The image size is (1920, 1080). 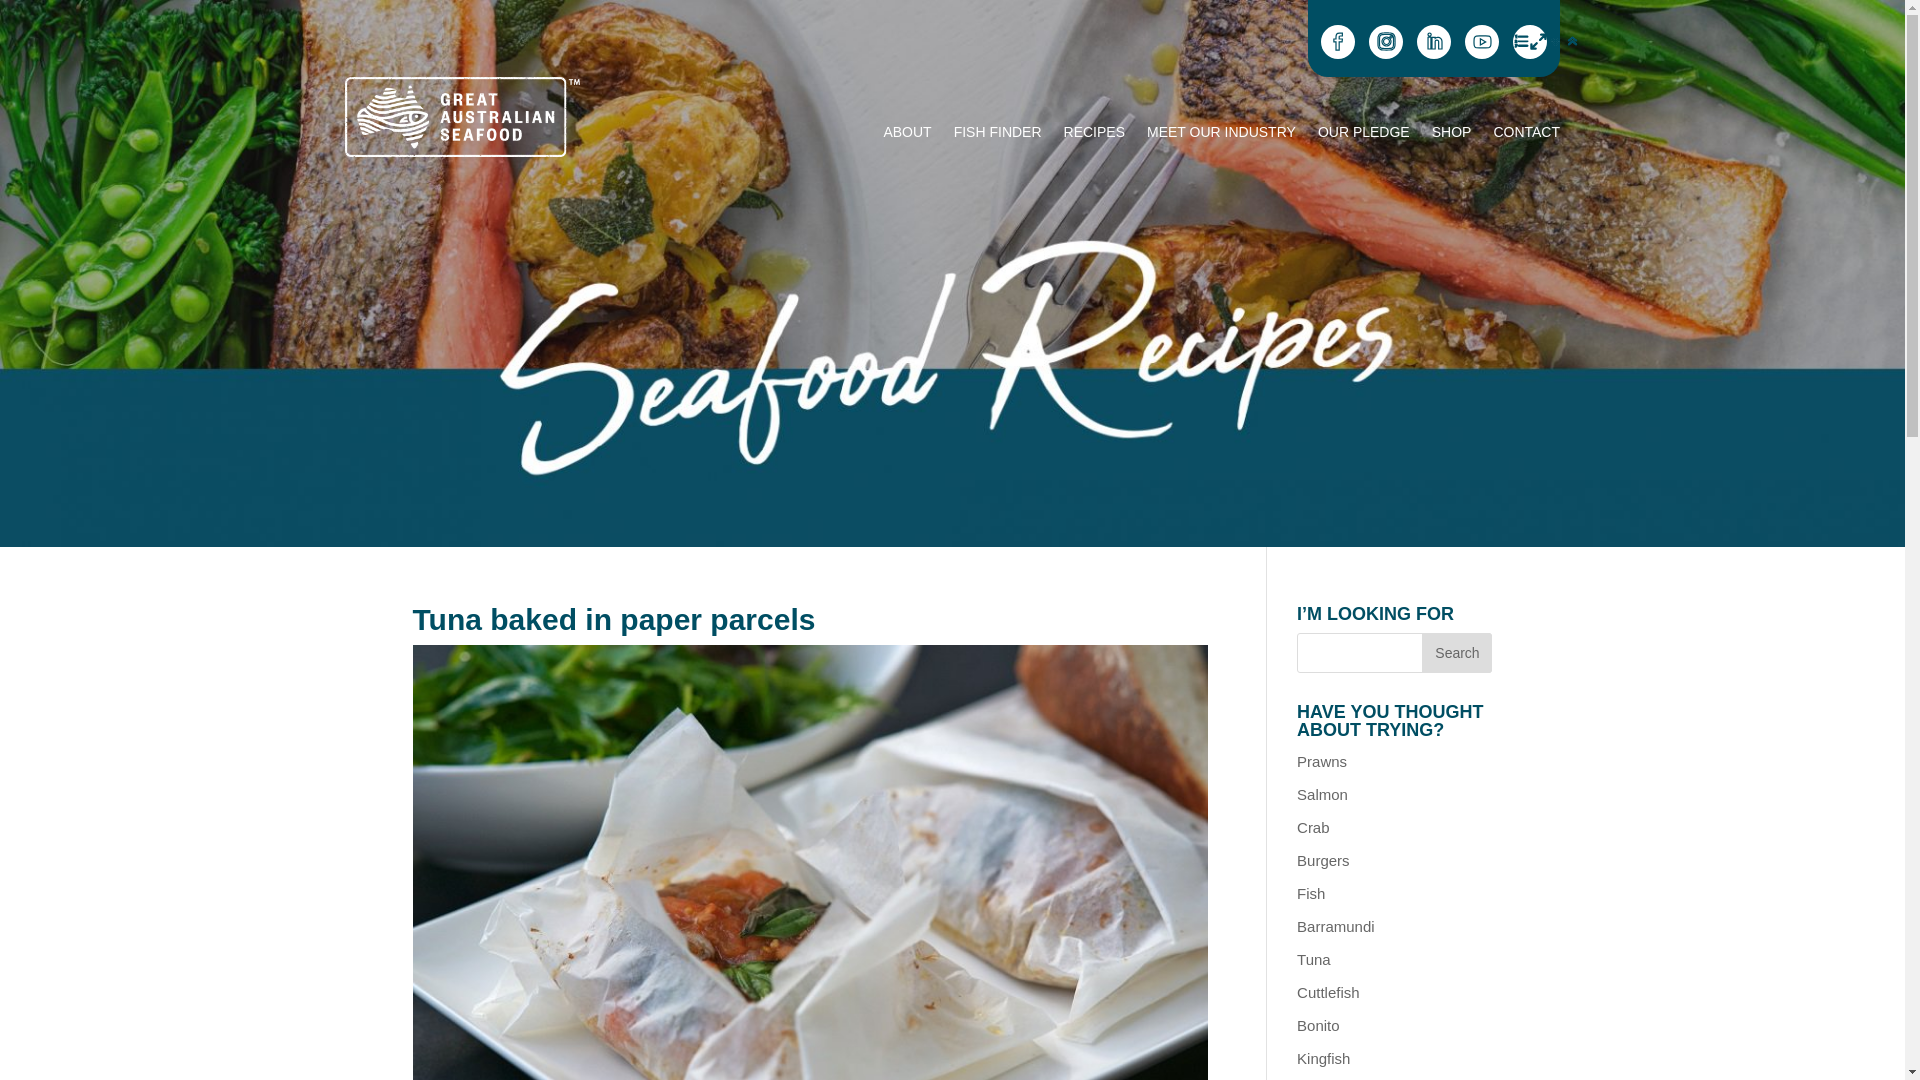 I want to click on 'SHOP', so click(x=1430, y=135).